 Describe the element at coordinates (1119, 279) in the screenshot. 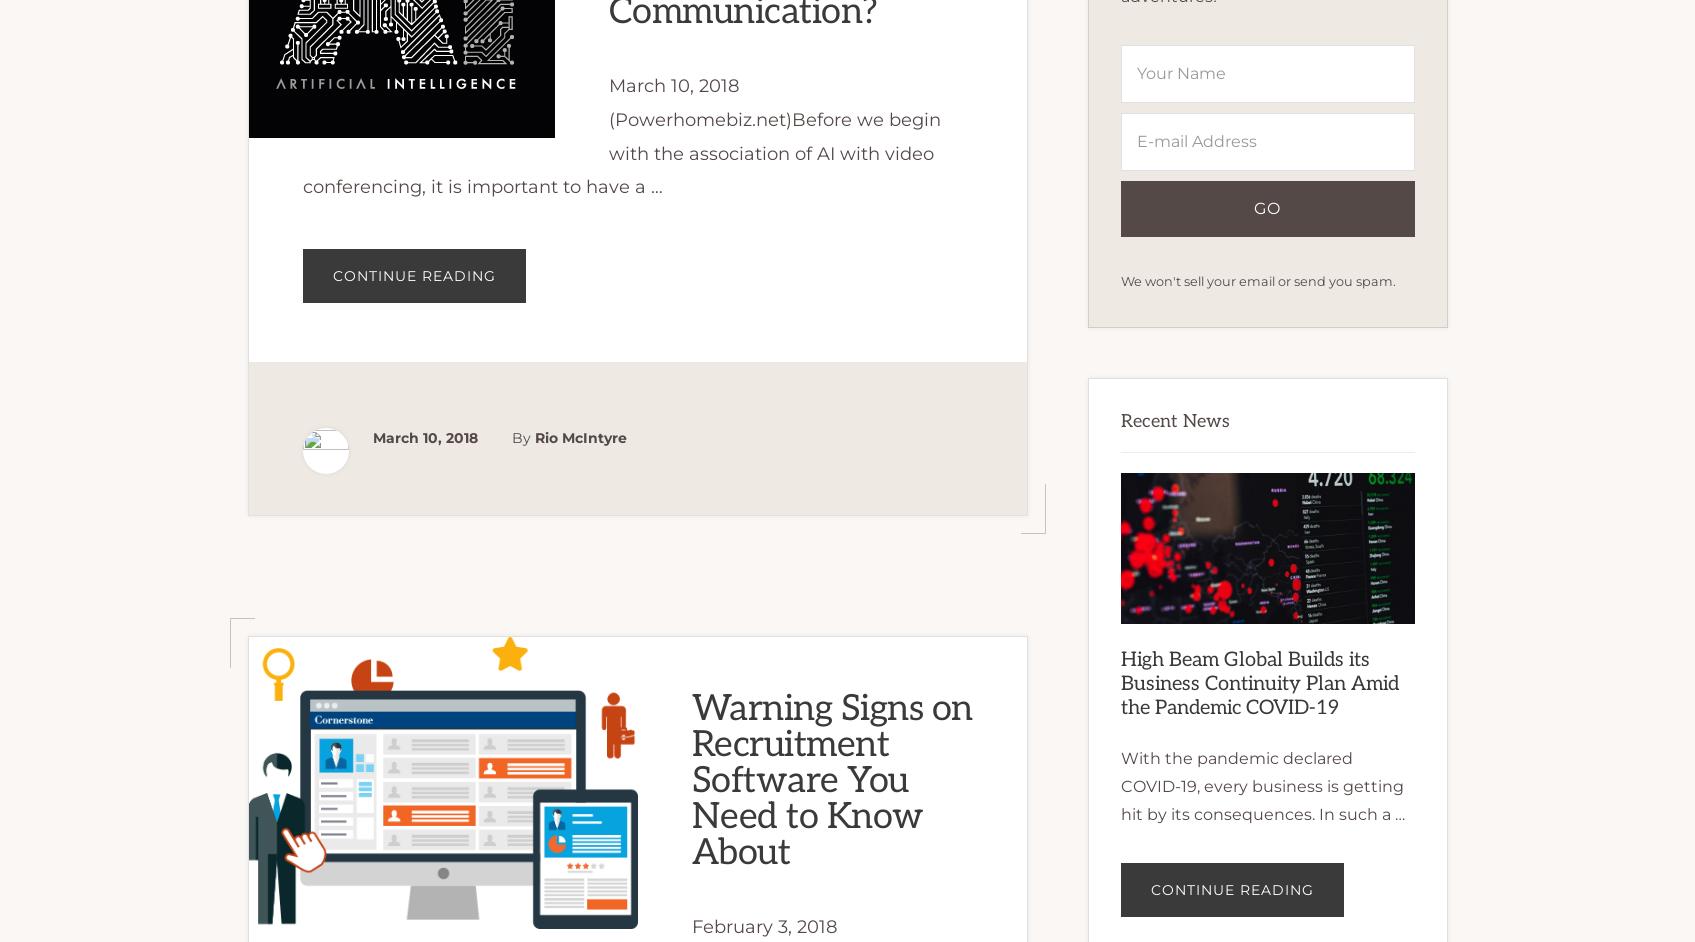

I see `'We won't sell your email or send you spam.'` at that location.